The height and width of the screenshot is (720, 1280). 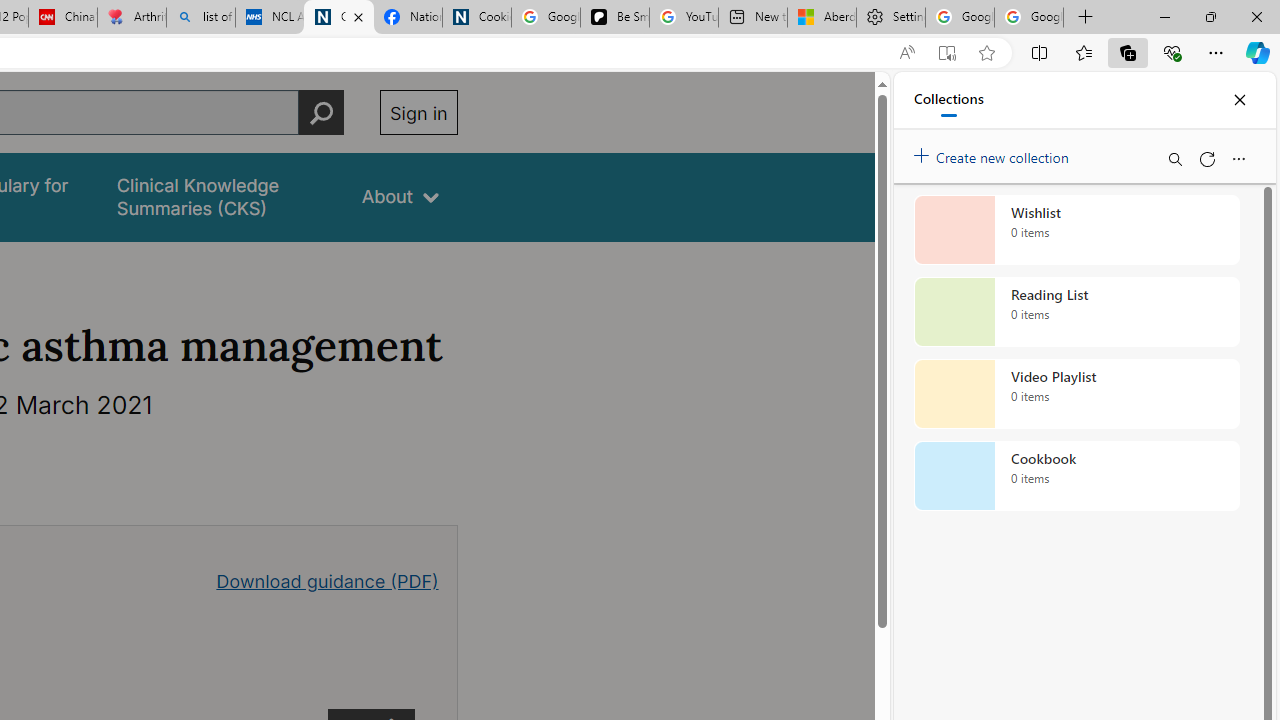 I want to click on 'Video Playlist collection, 0 items', so click(x=1076, y=394).